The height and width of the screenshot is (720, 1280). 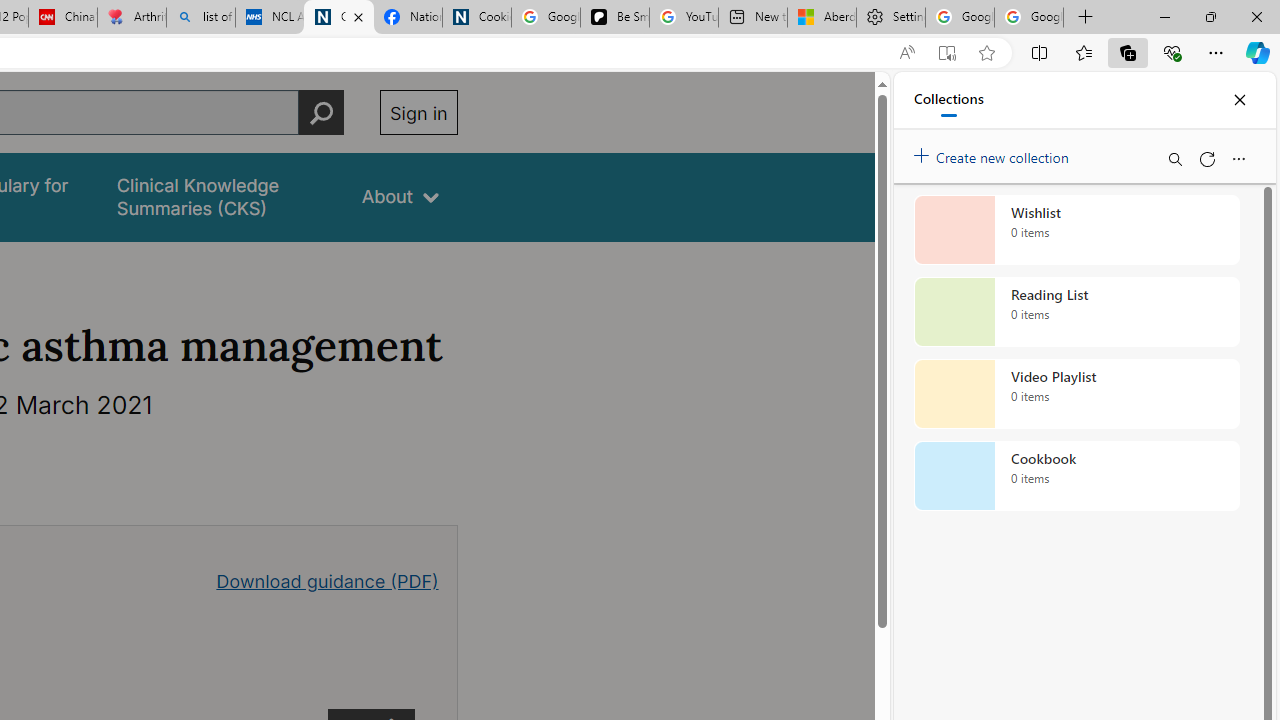 I want to click on 'Video Playlist collection, 0 items', so click(x=1076, y=394).